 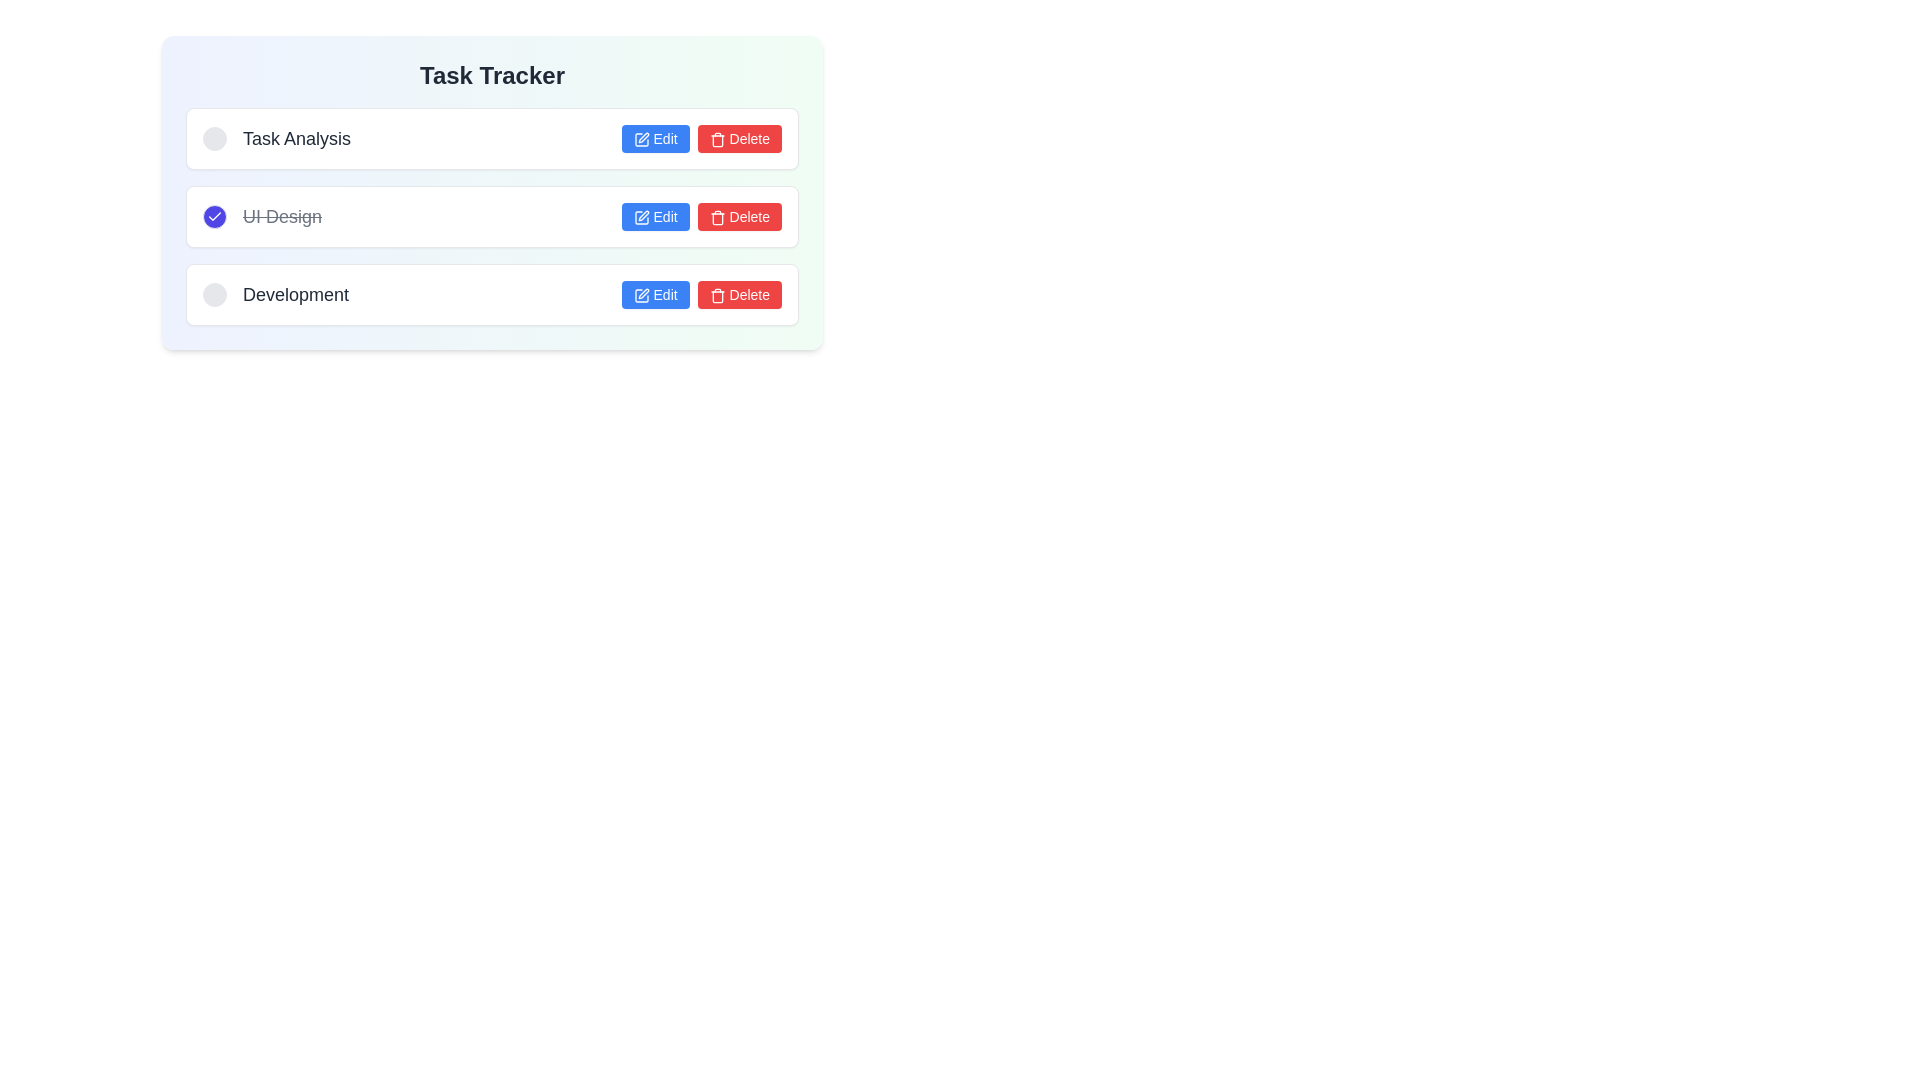 What do you see at coordinates (641, 296) in the screenshot?
I see `the thin, hollow outlined square icon representing the 'Edit' button located to the right of the 'Development' task for additional information` at bounding box center [641, 296].